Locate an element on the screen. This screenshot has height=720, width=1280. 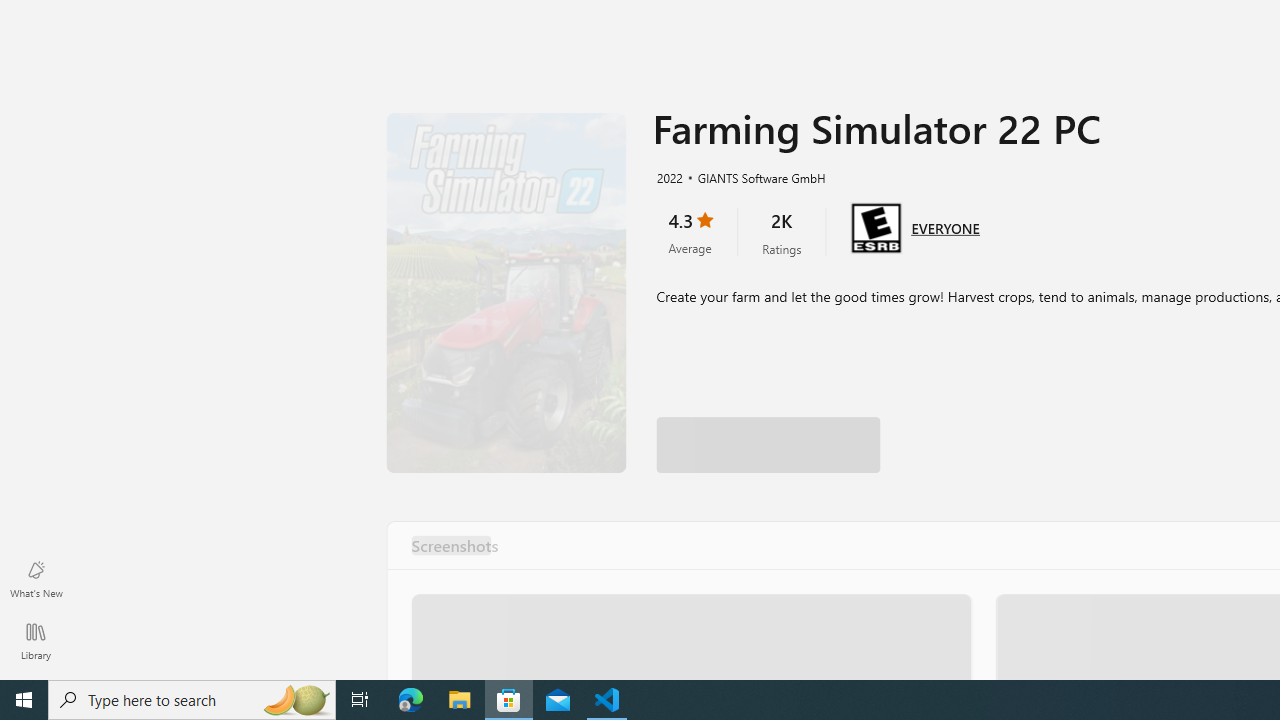
'4.3 stars. Click to skip to ratings and reviews' is located at coordinates (689, 231).